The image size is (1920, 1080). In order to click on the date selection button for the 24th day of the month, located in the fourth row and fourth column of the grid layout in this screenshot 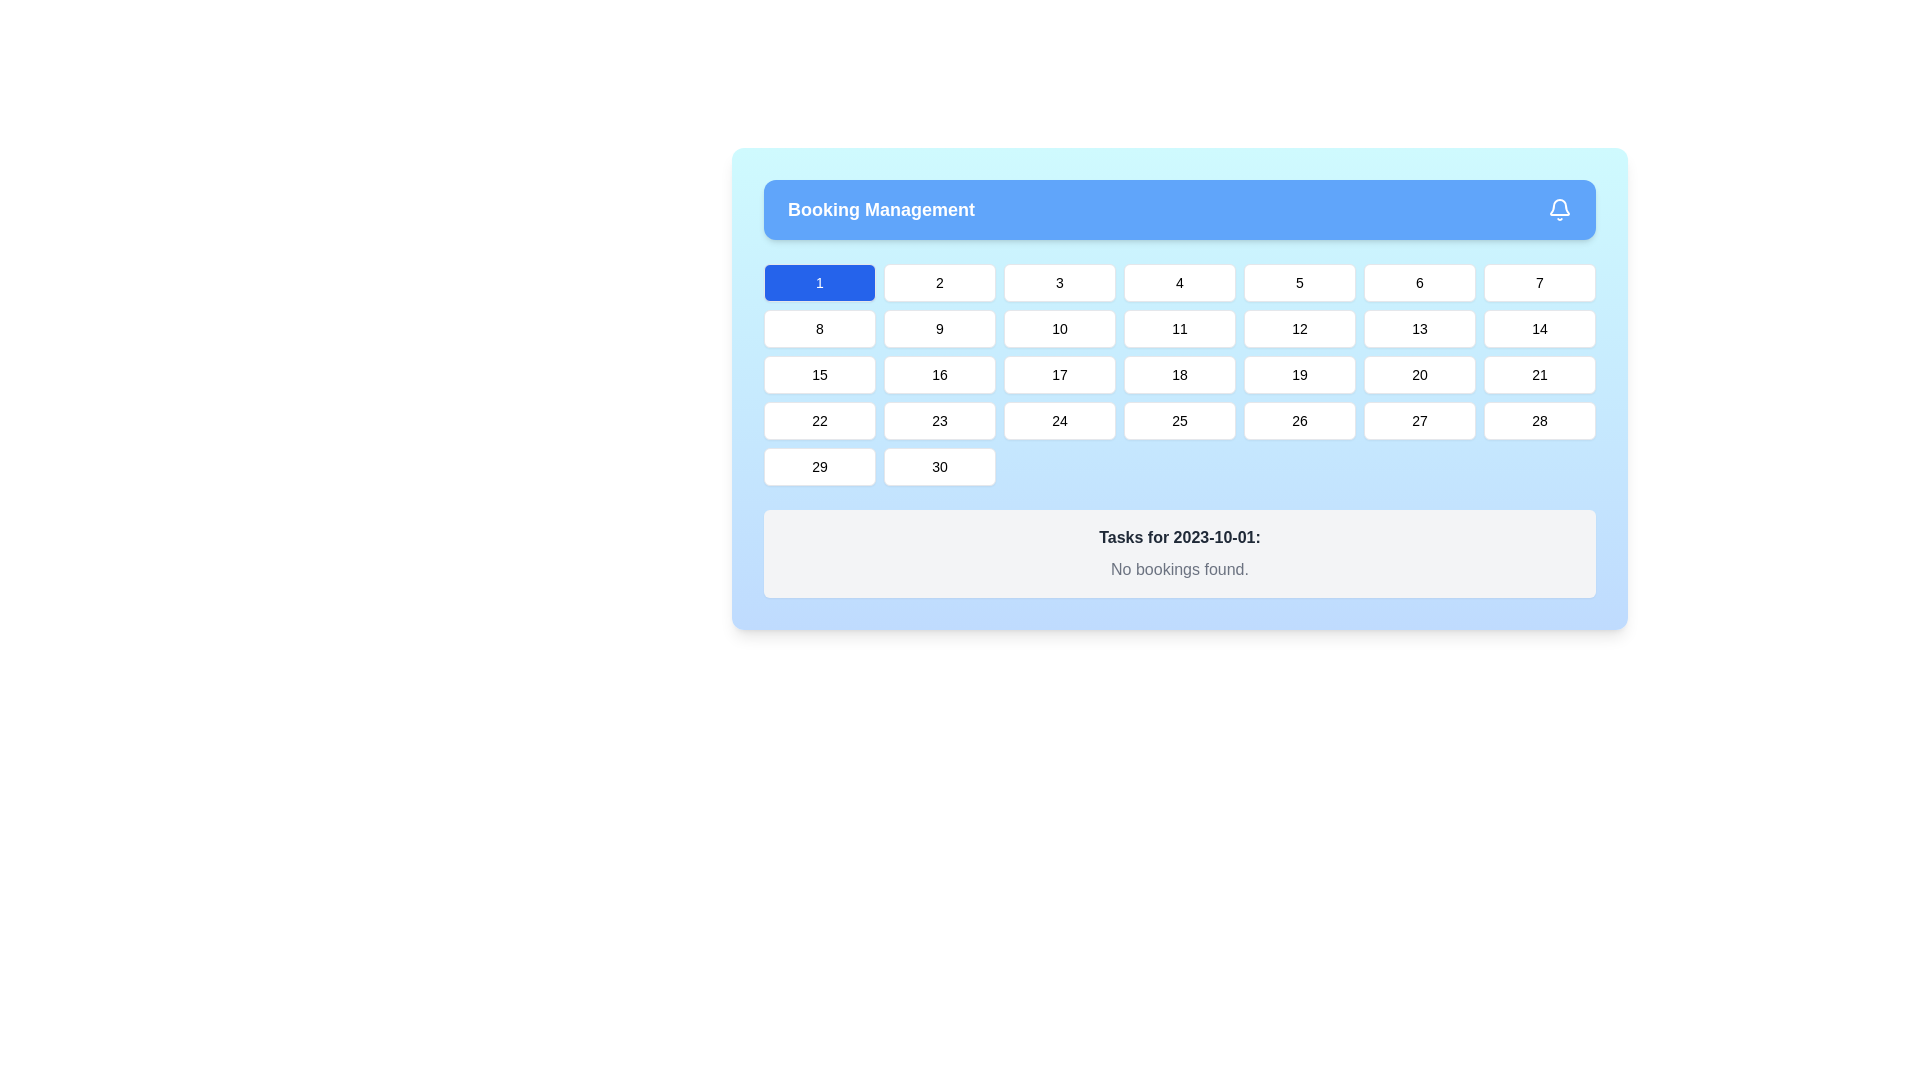, I will do `click(1059, 419)`.